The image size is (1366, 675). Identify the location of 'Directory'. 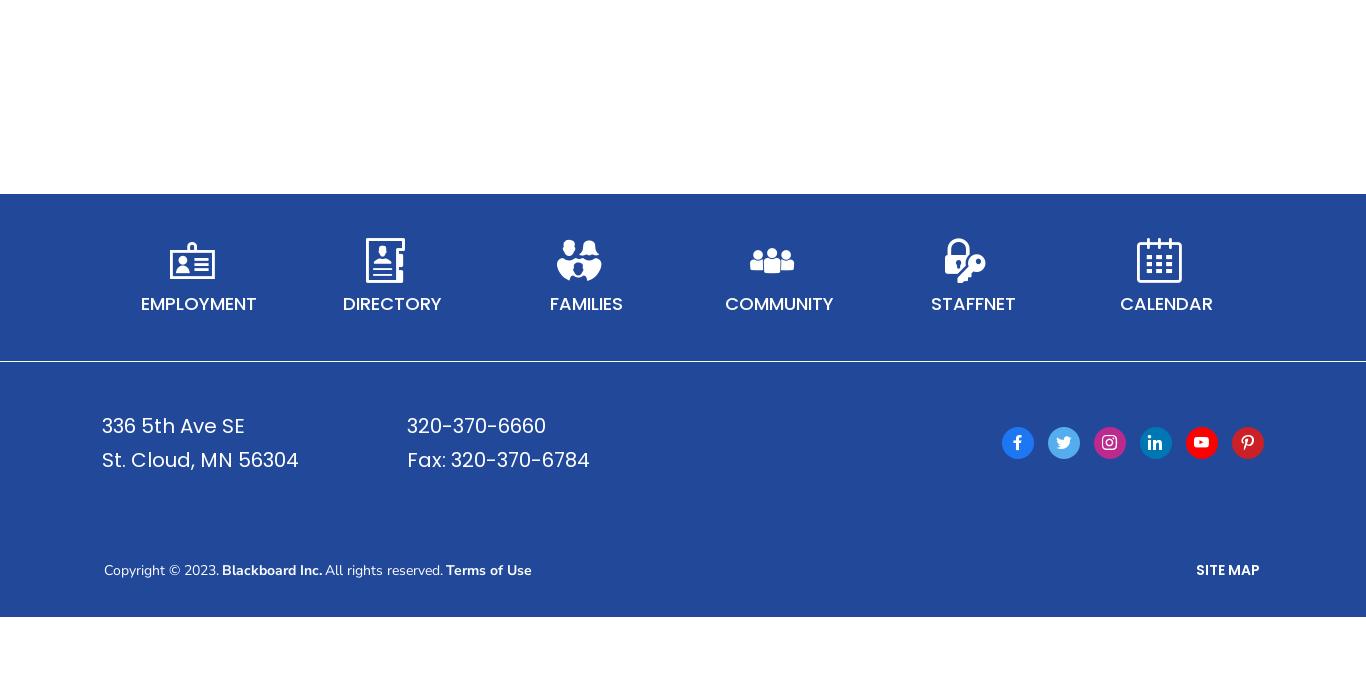
(391, 329).